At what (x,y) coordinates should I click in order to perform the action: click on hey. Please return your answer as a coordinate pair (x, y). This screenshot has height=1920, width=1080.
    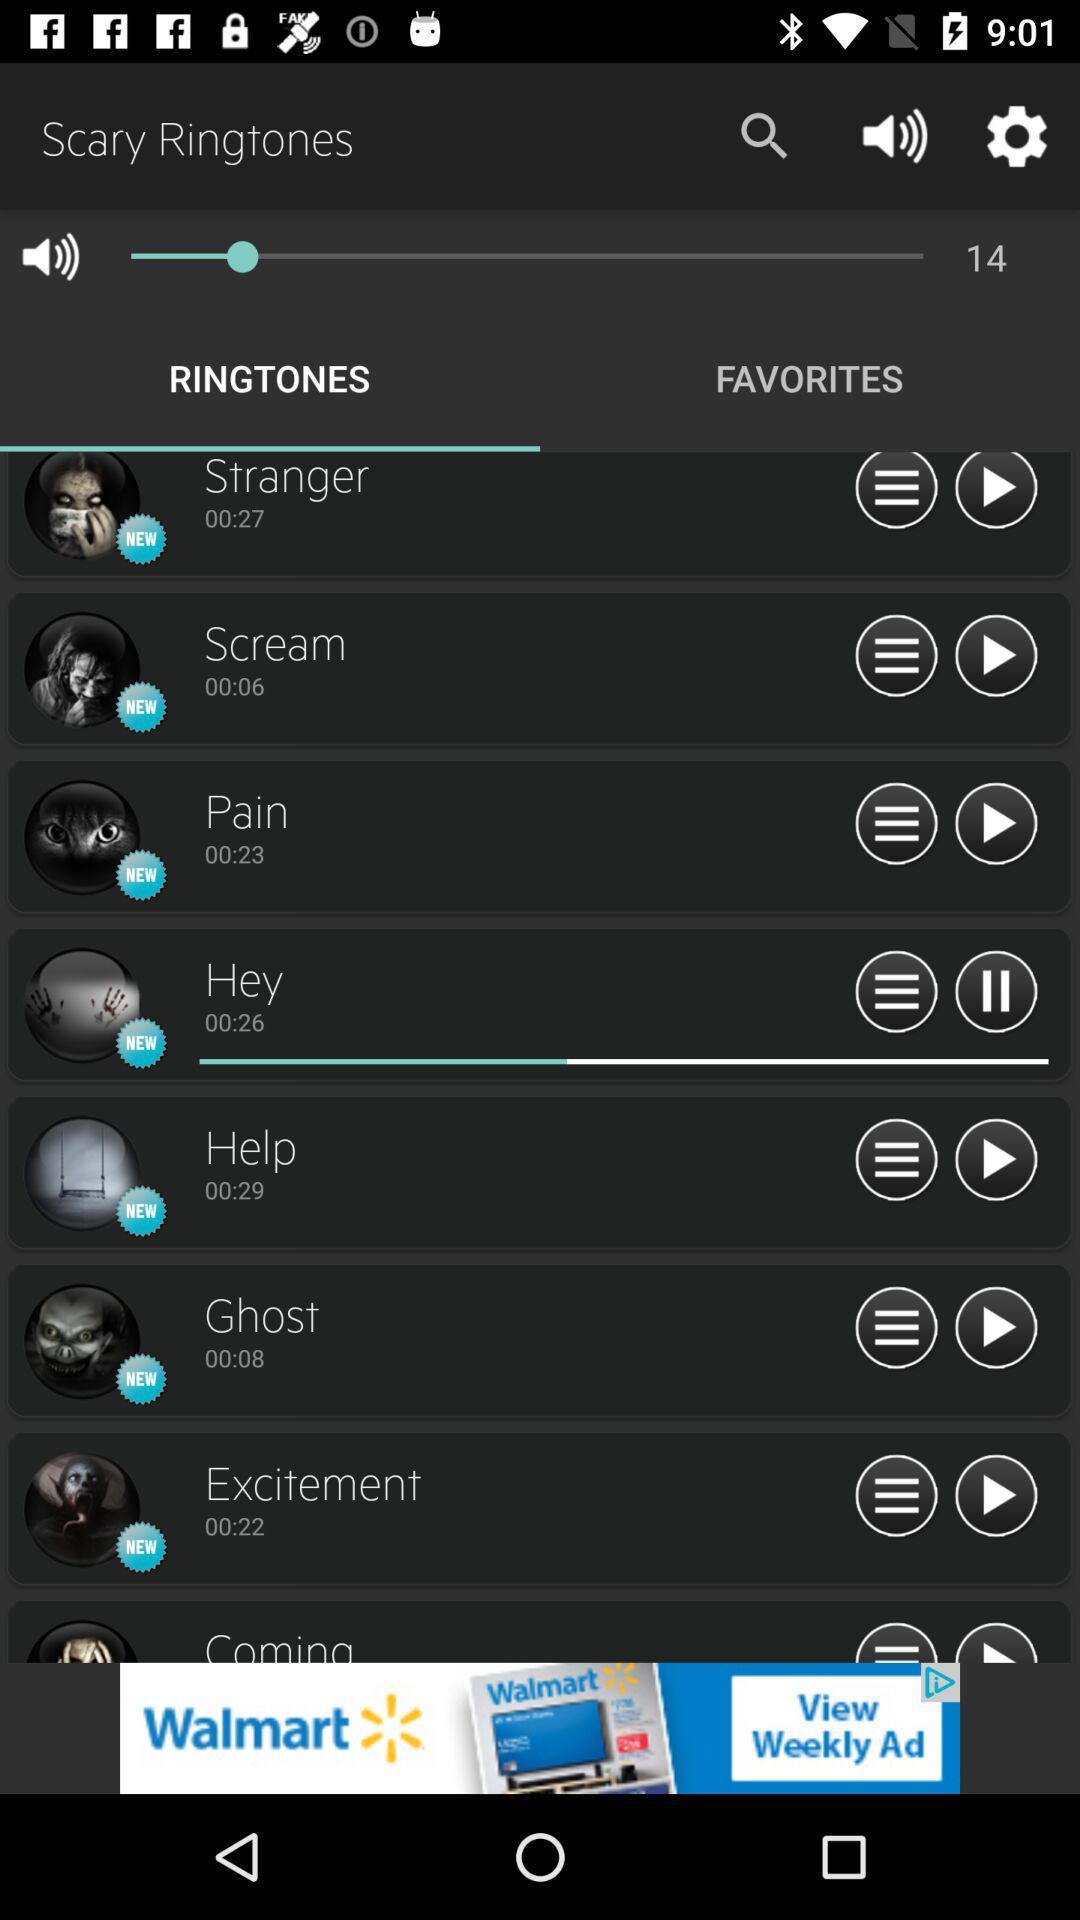
    Looking at the image, I should click on (80, 1006).